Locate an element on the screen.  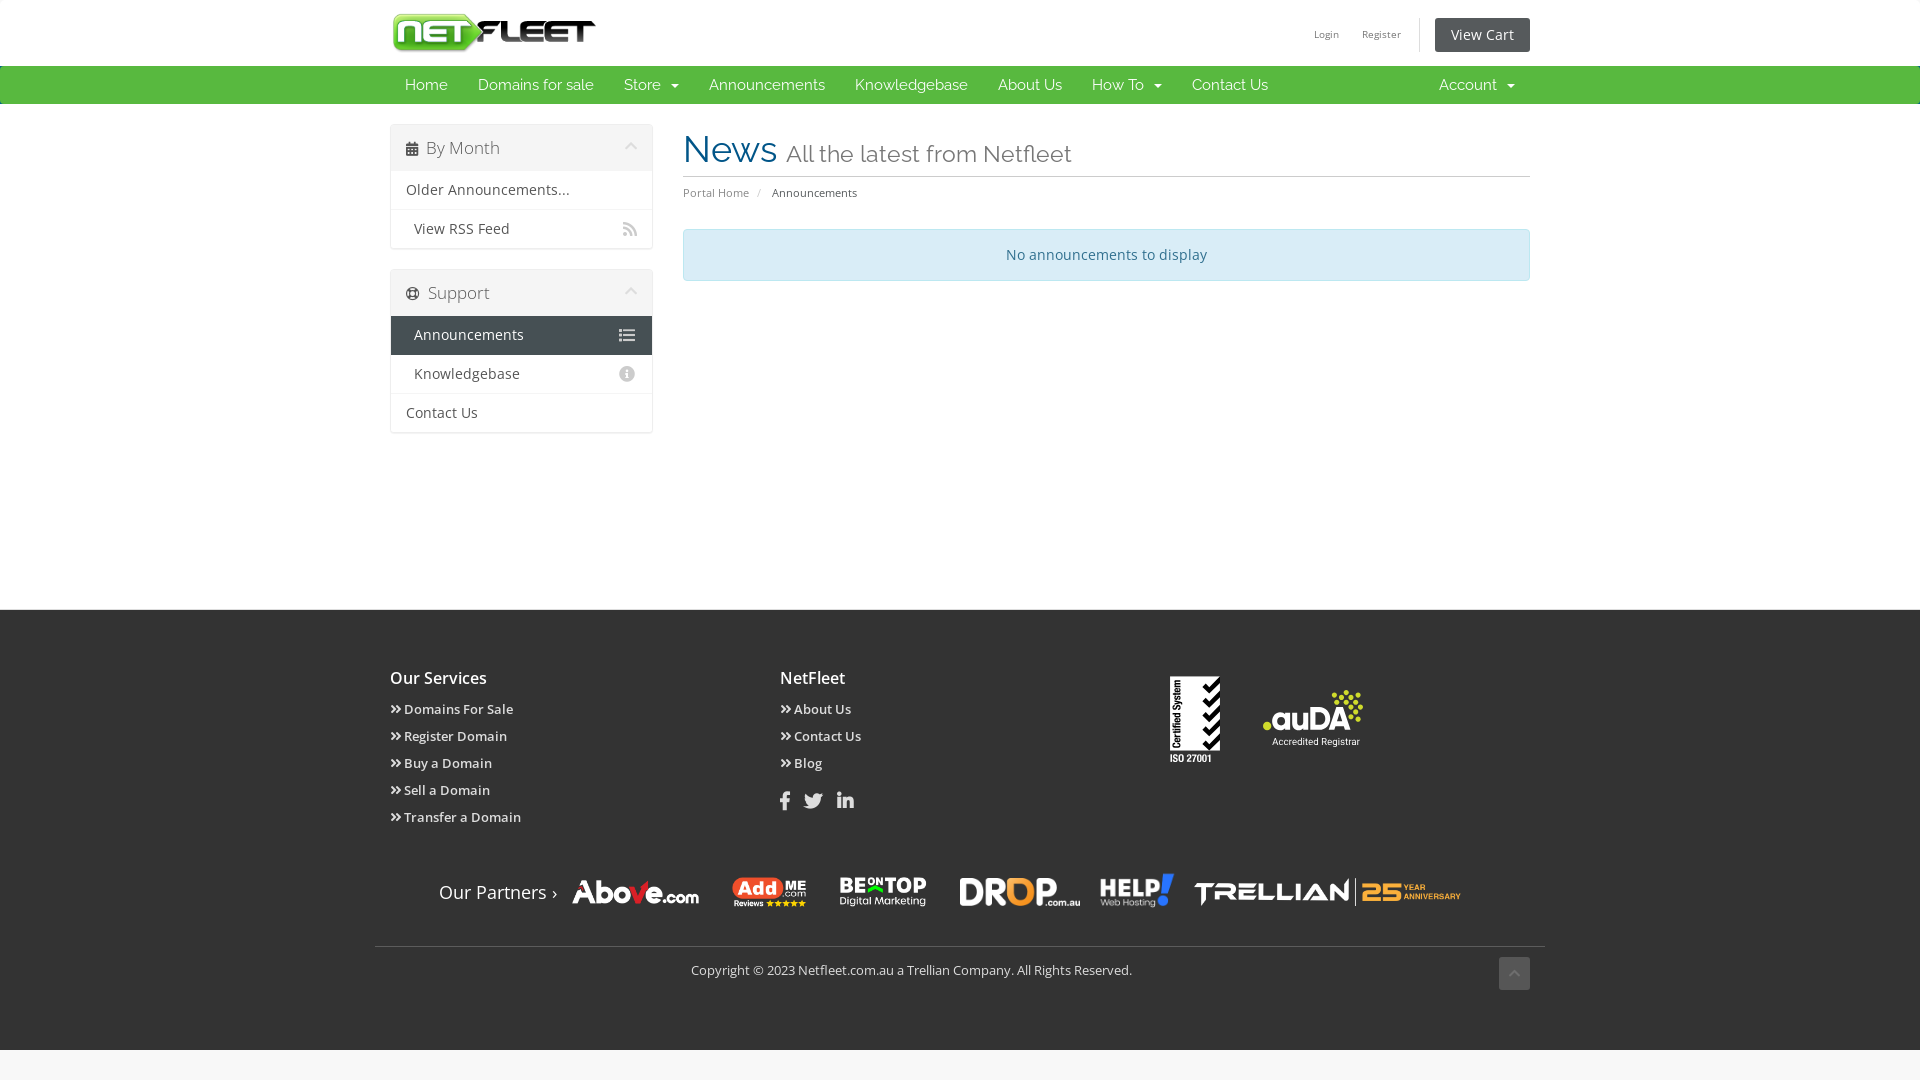
'auDa Accredited Registrar' is located at coordinates (1313, 717).